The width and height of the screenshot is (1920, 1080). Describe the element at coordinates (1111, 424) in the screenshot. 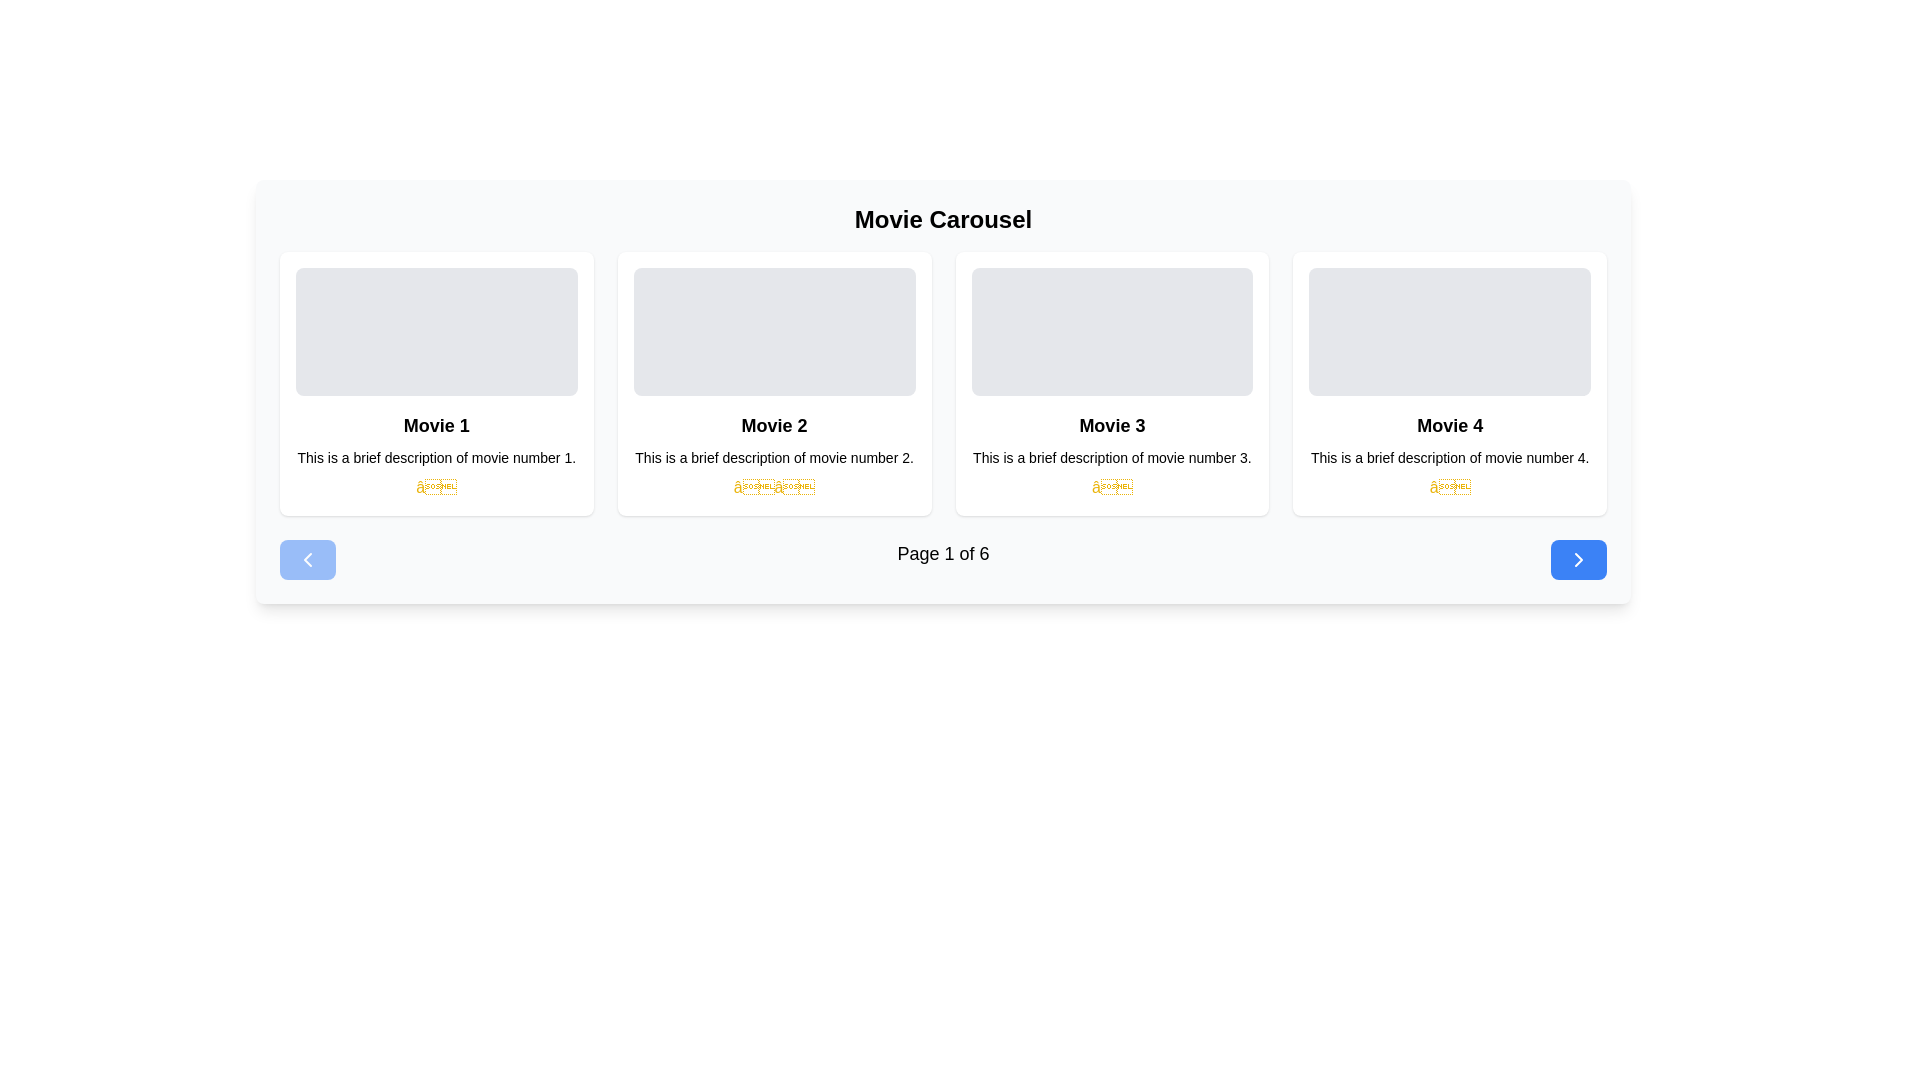

I see `the text label displaying the title 'Movie 3', which is located in the third card of a horizontal carousel, prominently at the top of the card below the image placeholder` at that location.